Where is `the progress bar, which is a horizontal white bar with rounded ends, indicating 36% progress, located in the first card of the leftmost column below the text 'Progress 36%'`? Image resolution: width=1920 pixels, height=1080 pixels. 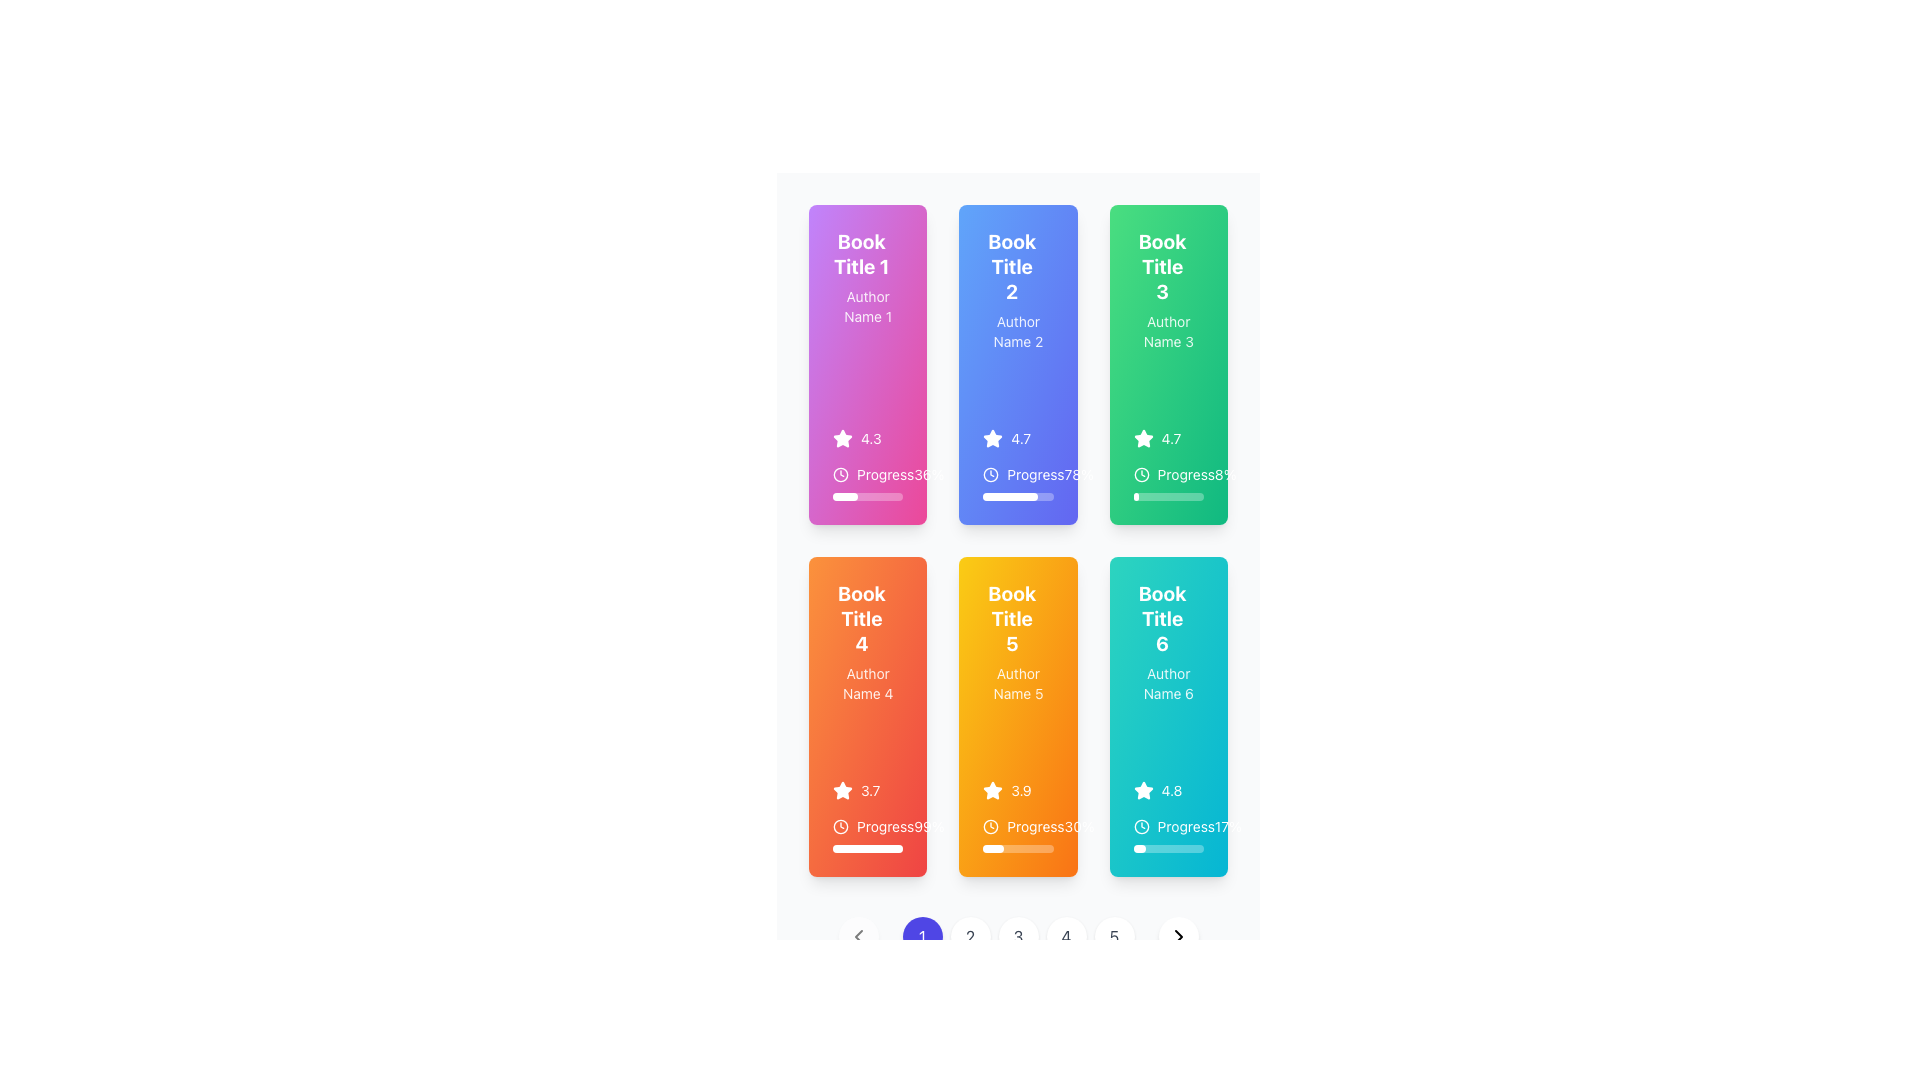
the progress bar, which is a horizontal white bar with rounded ends, indicating 36% progress, located in the first card of the leftmost column below the text 'Progress 36%' is located at coordinates (845, 496).